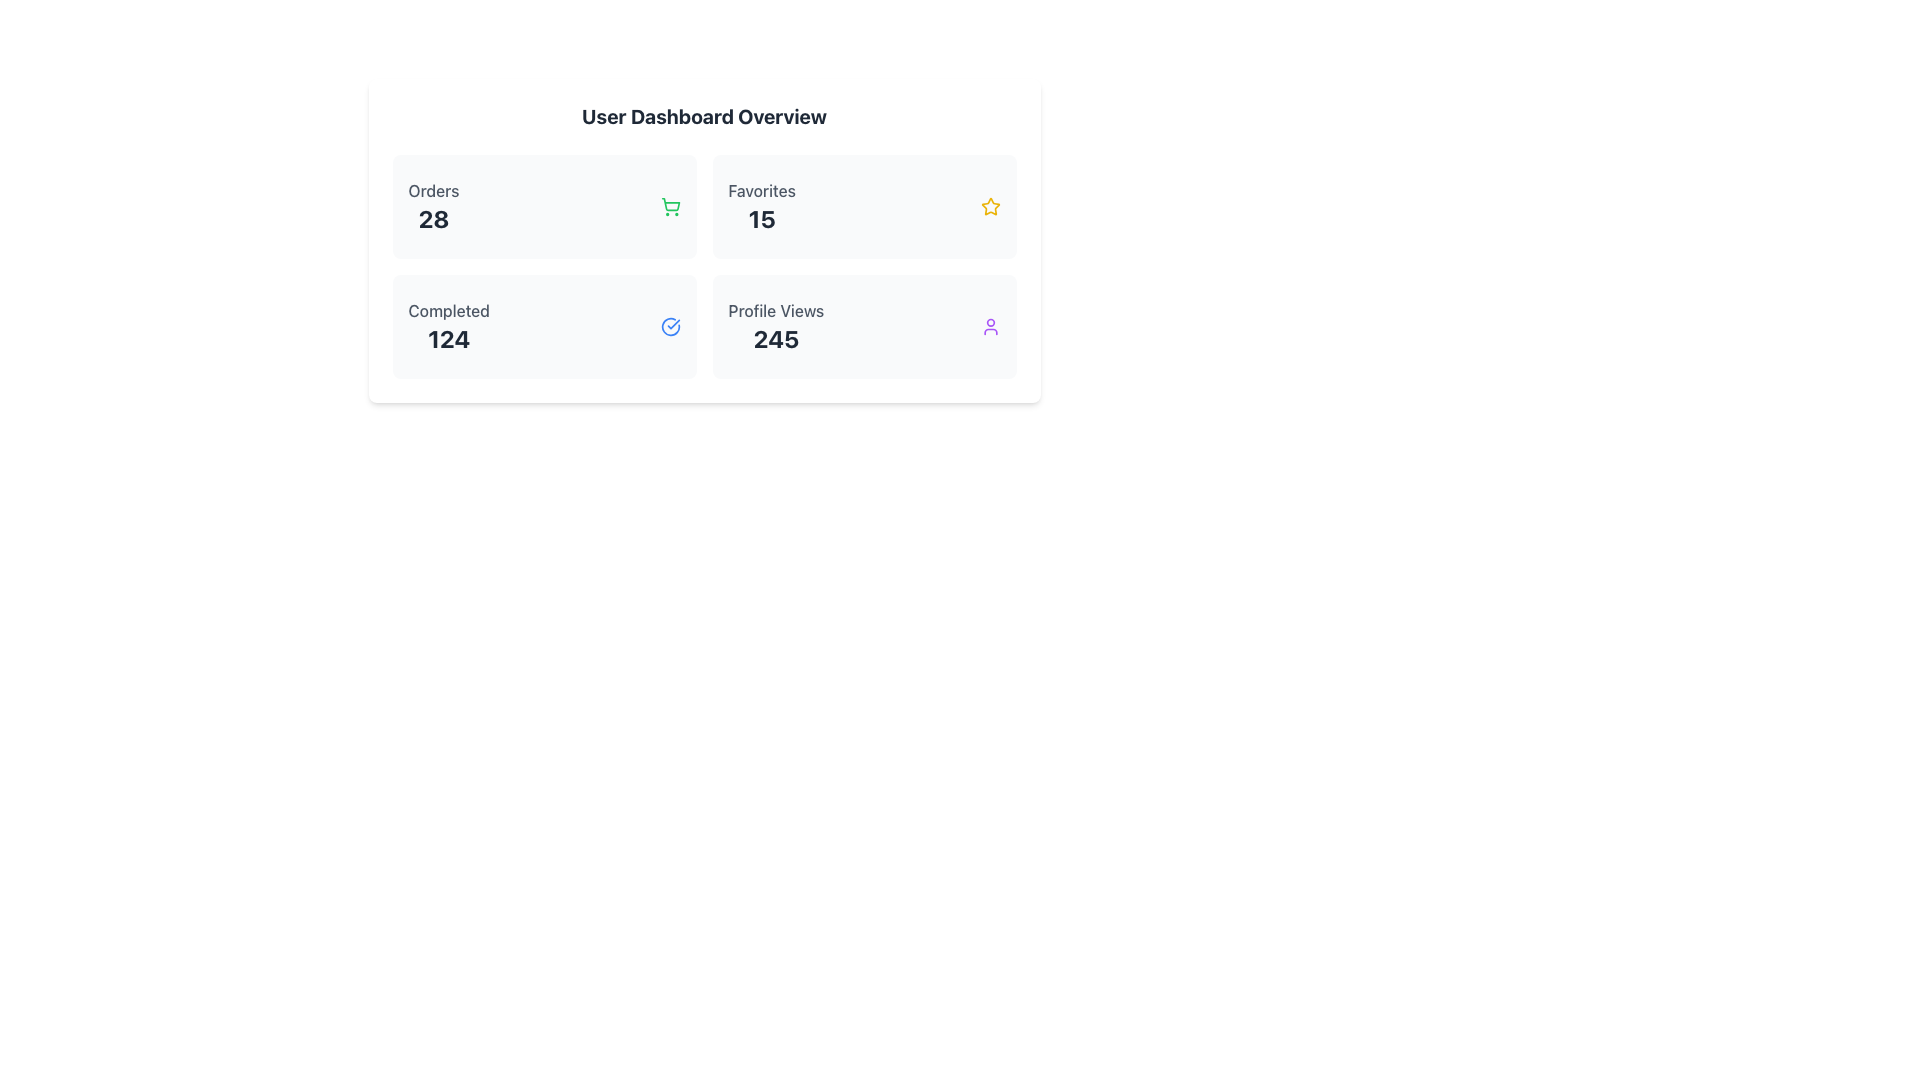 This screenshot has width=1920, height=1080. I want to click on the shopping cart icon located in the top-right corner of the 'Orders' card, next to the numerical value '28', so click(670, 207).